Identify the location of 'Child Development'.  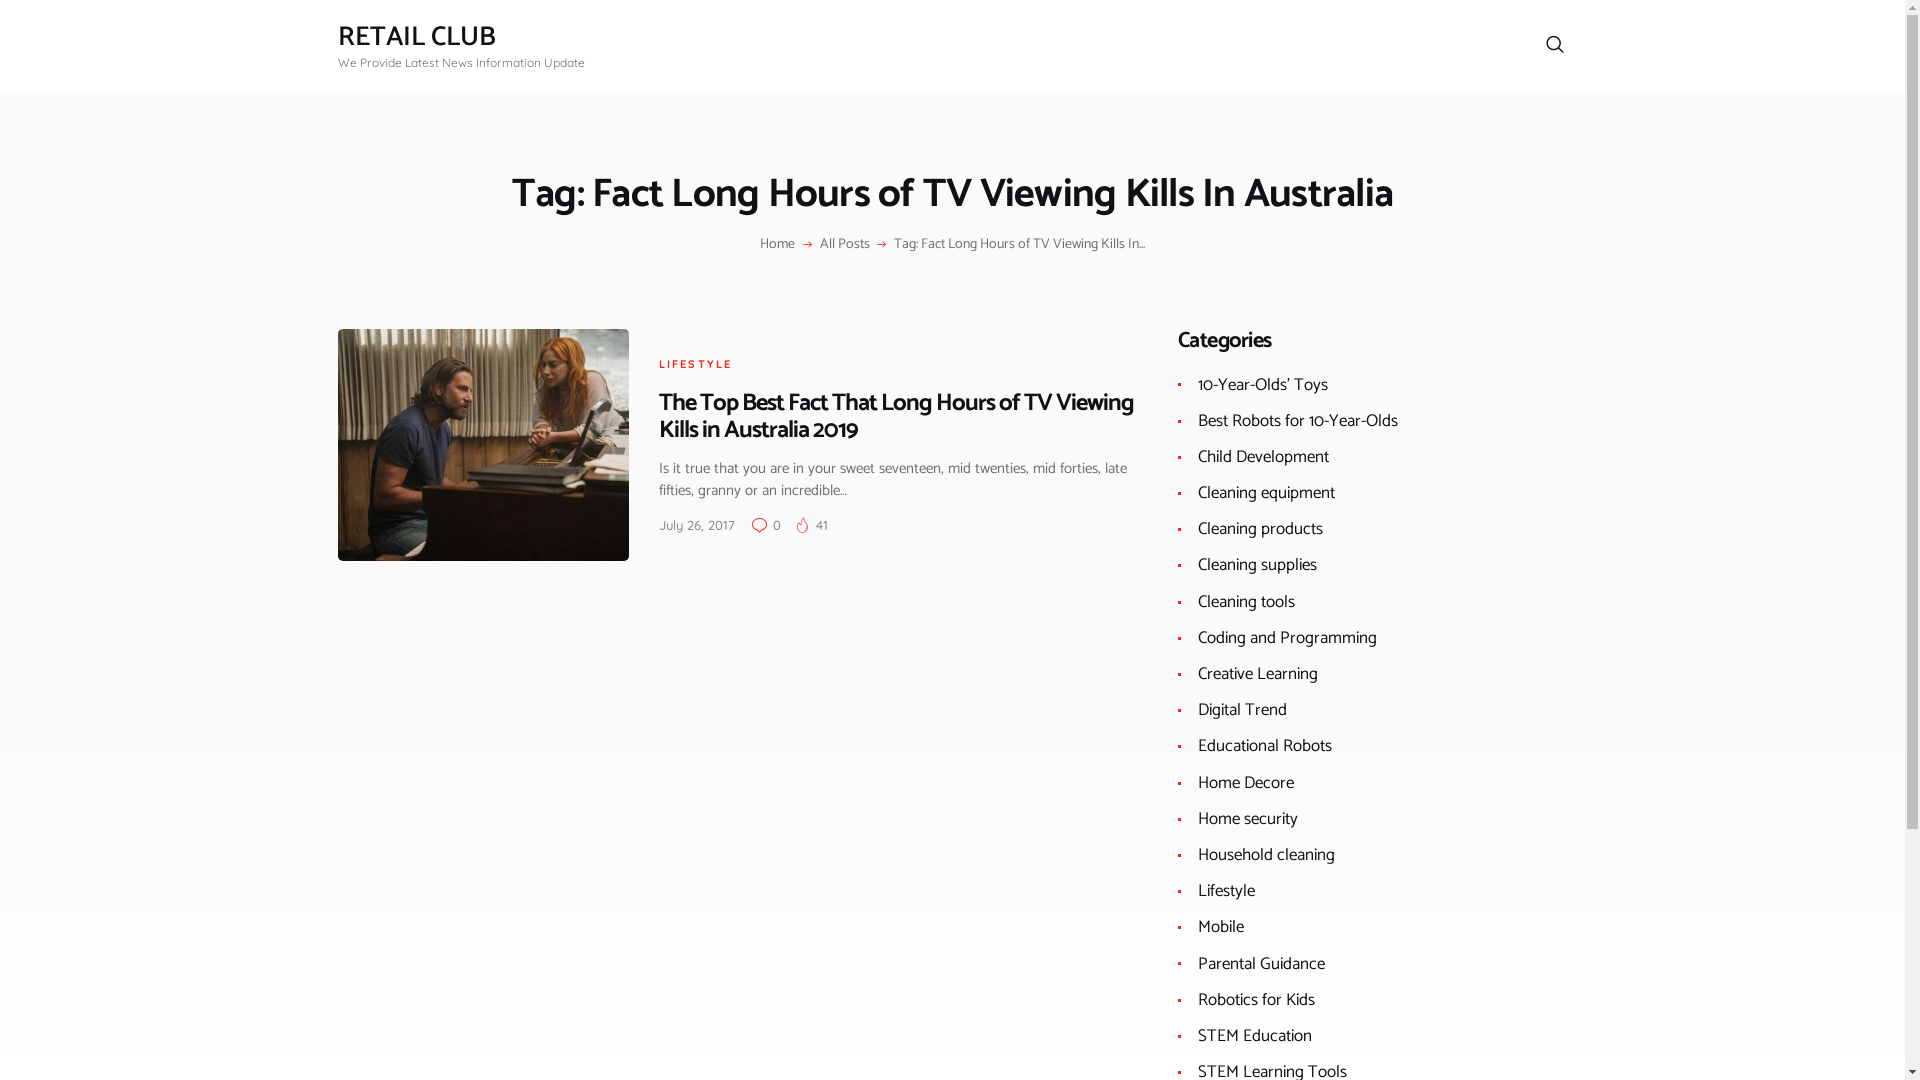
(1198, 456).